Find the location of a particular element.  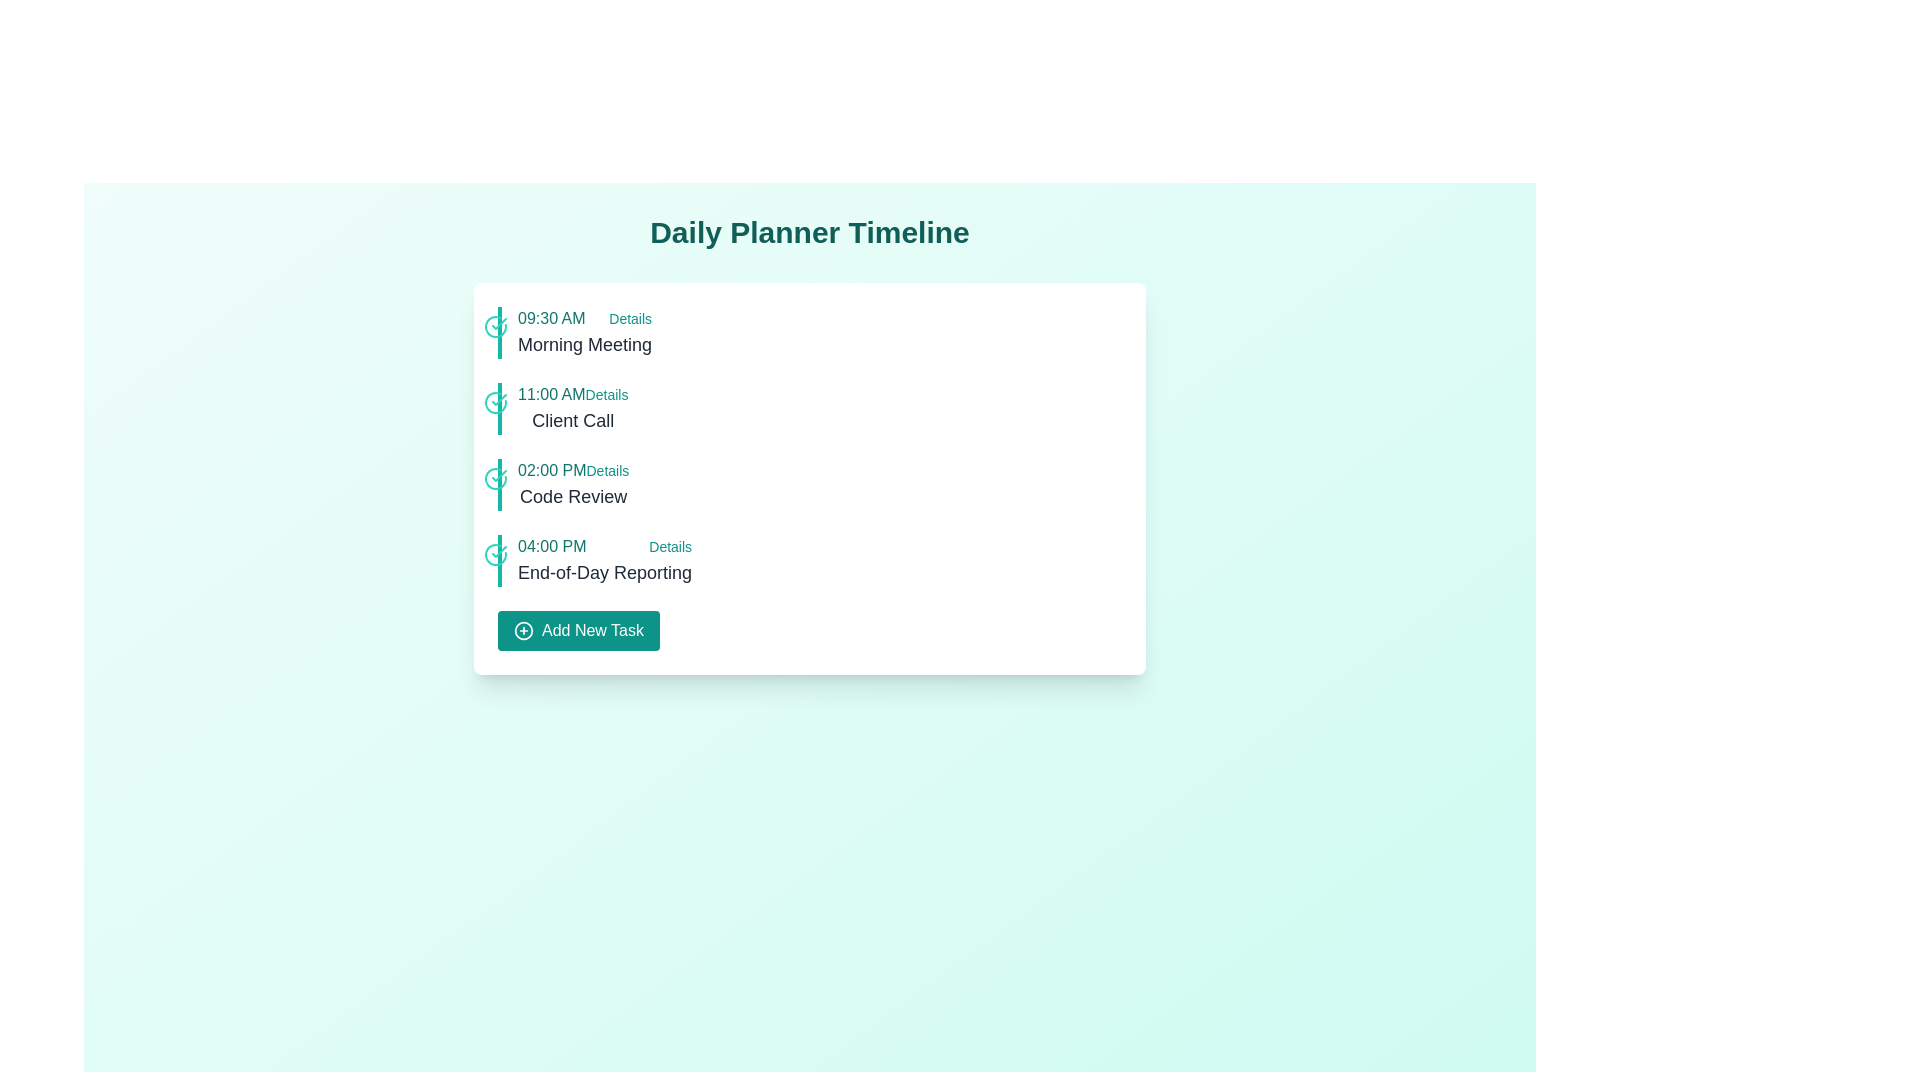

the 'Details' link in the Timeline entry labeled 'End-of-Day Reporting', which is styled in teal and positioned above the time string '04:00 PM' is located at coordinates (603, 560).